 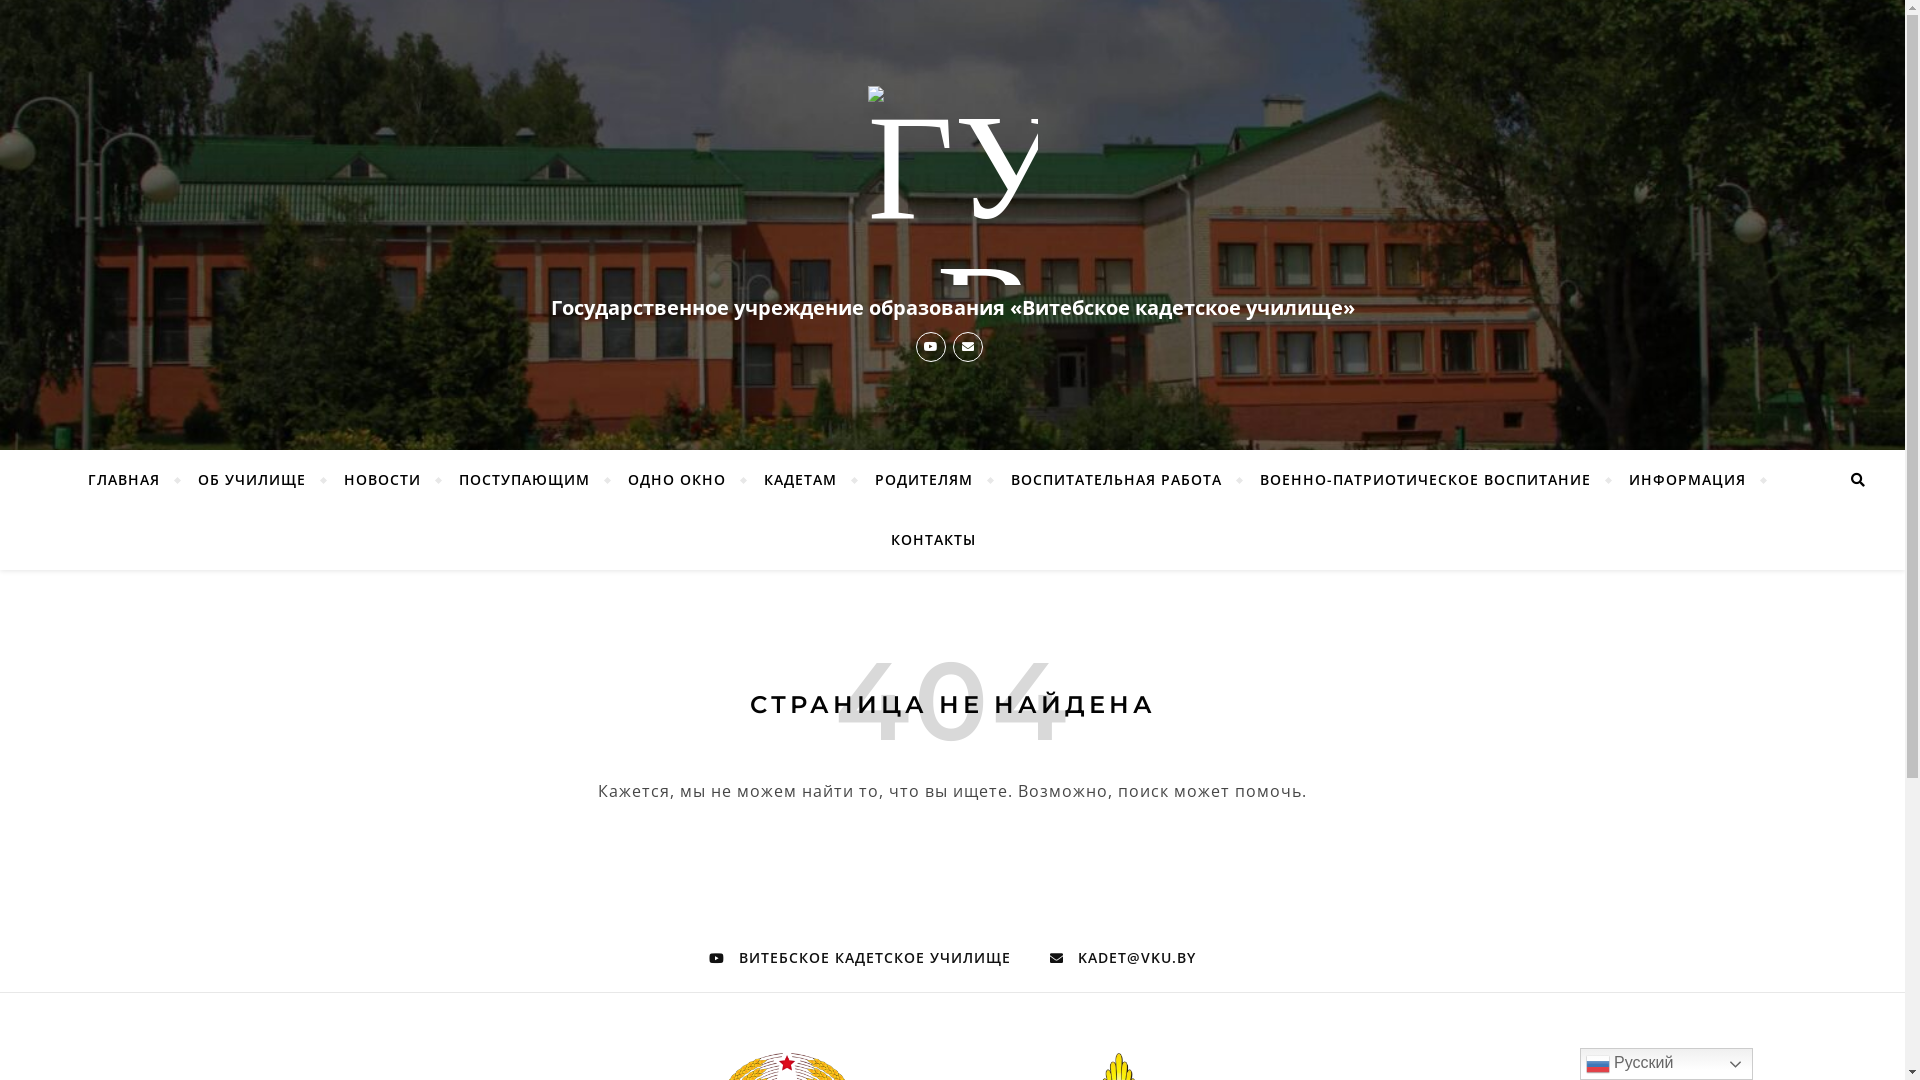 What do you see at coordinates (1123, 956) in the screenshot?
I see `'KADET@VKU.BY'` at bounding box center [1123, 956].